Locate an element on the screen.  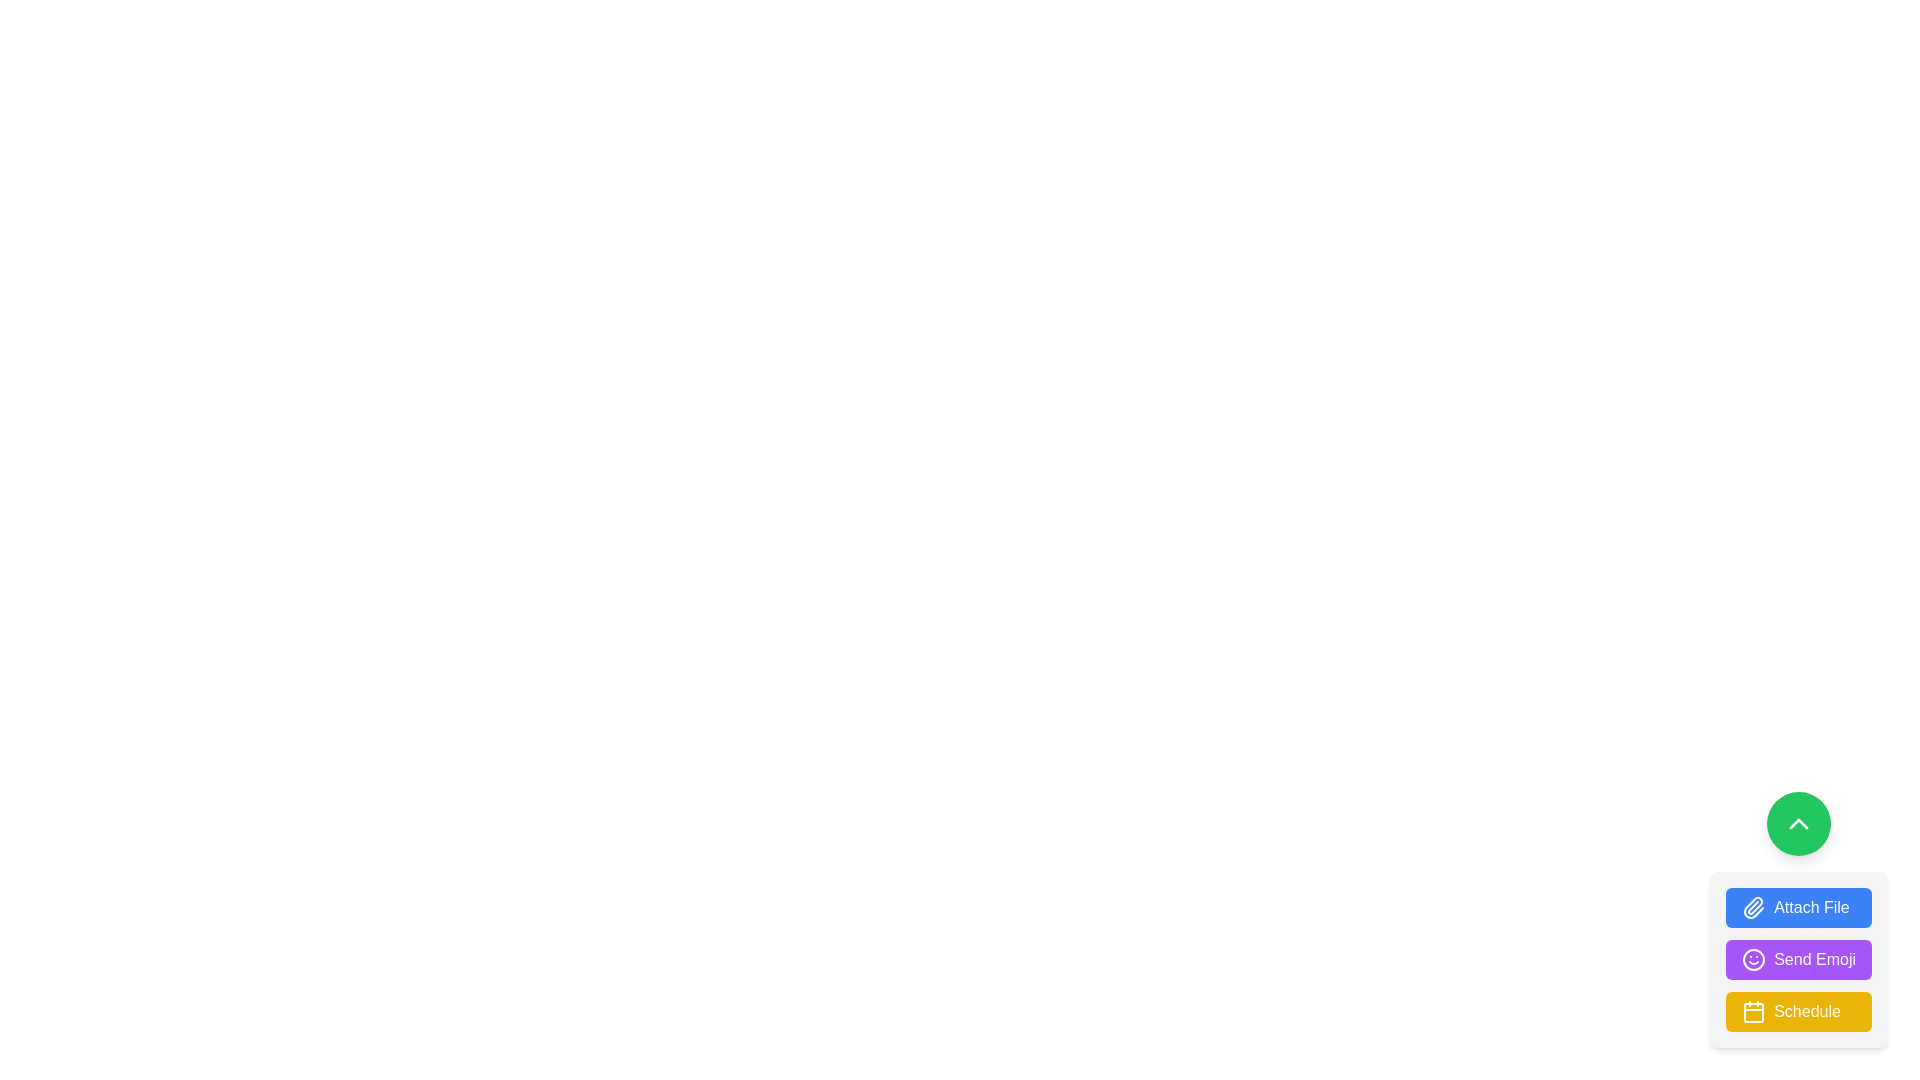
the smiley face icon within the purple 'Send Emoji' button located in the lower right corner of the interface is located at coordinates (1753, 959).